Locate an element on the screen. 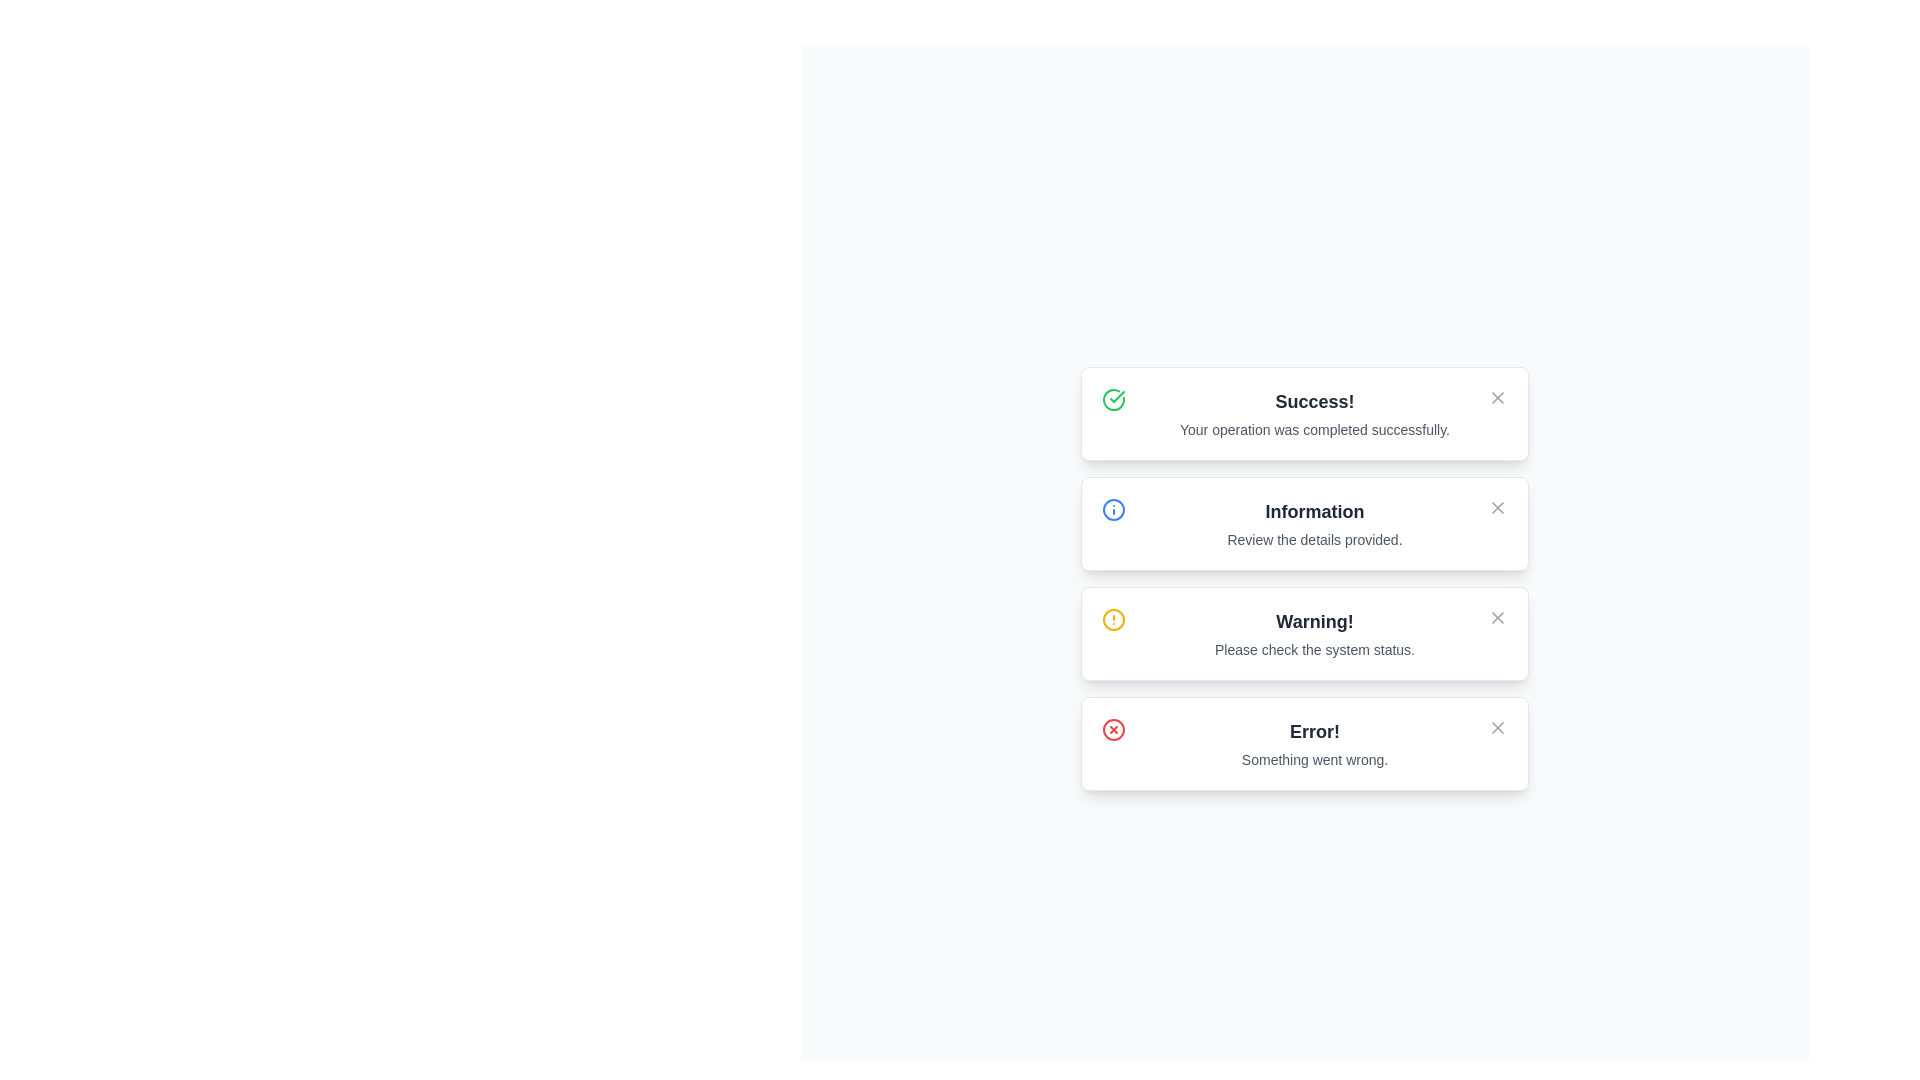 The image size is (1920, 1080). the small cross icon button at the top-right corner of the 'Success! Your operation was completed successfully.' notification card is located at coordinates (1497, 397).